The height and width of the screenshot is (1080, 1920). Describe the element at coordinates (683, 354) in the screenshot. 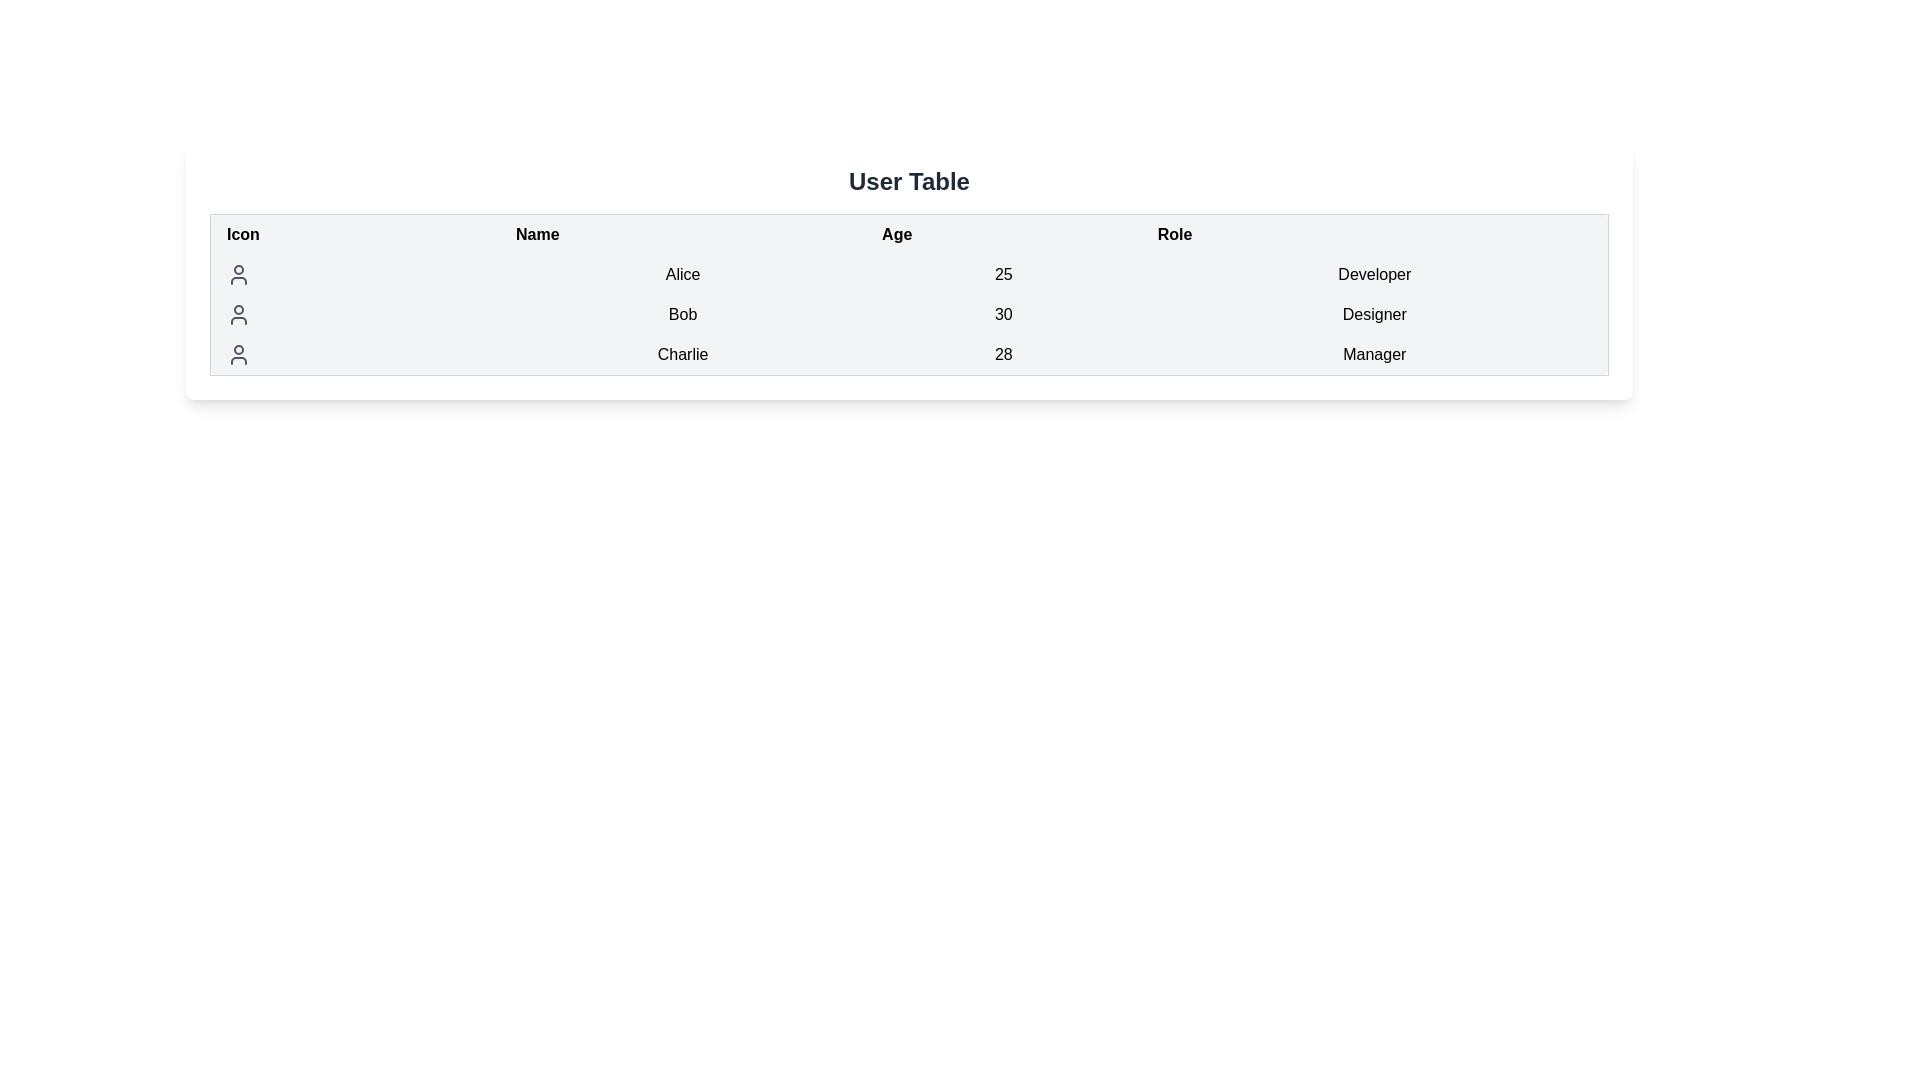

I see `the text label displaying 'Charlie' in the third row's 'Name' column of the user table` at that location.